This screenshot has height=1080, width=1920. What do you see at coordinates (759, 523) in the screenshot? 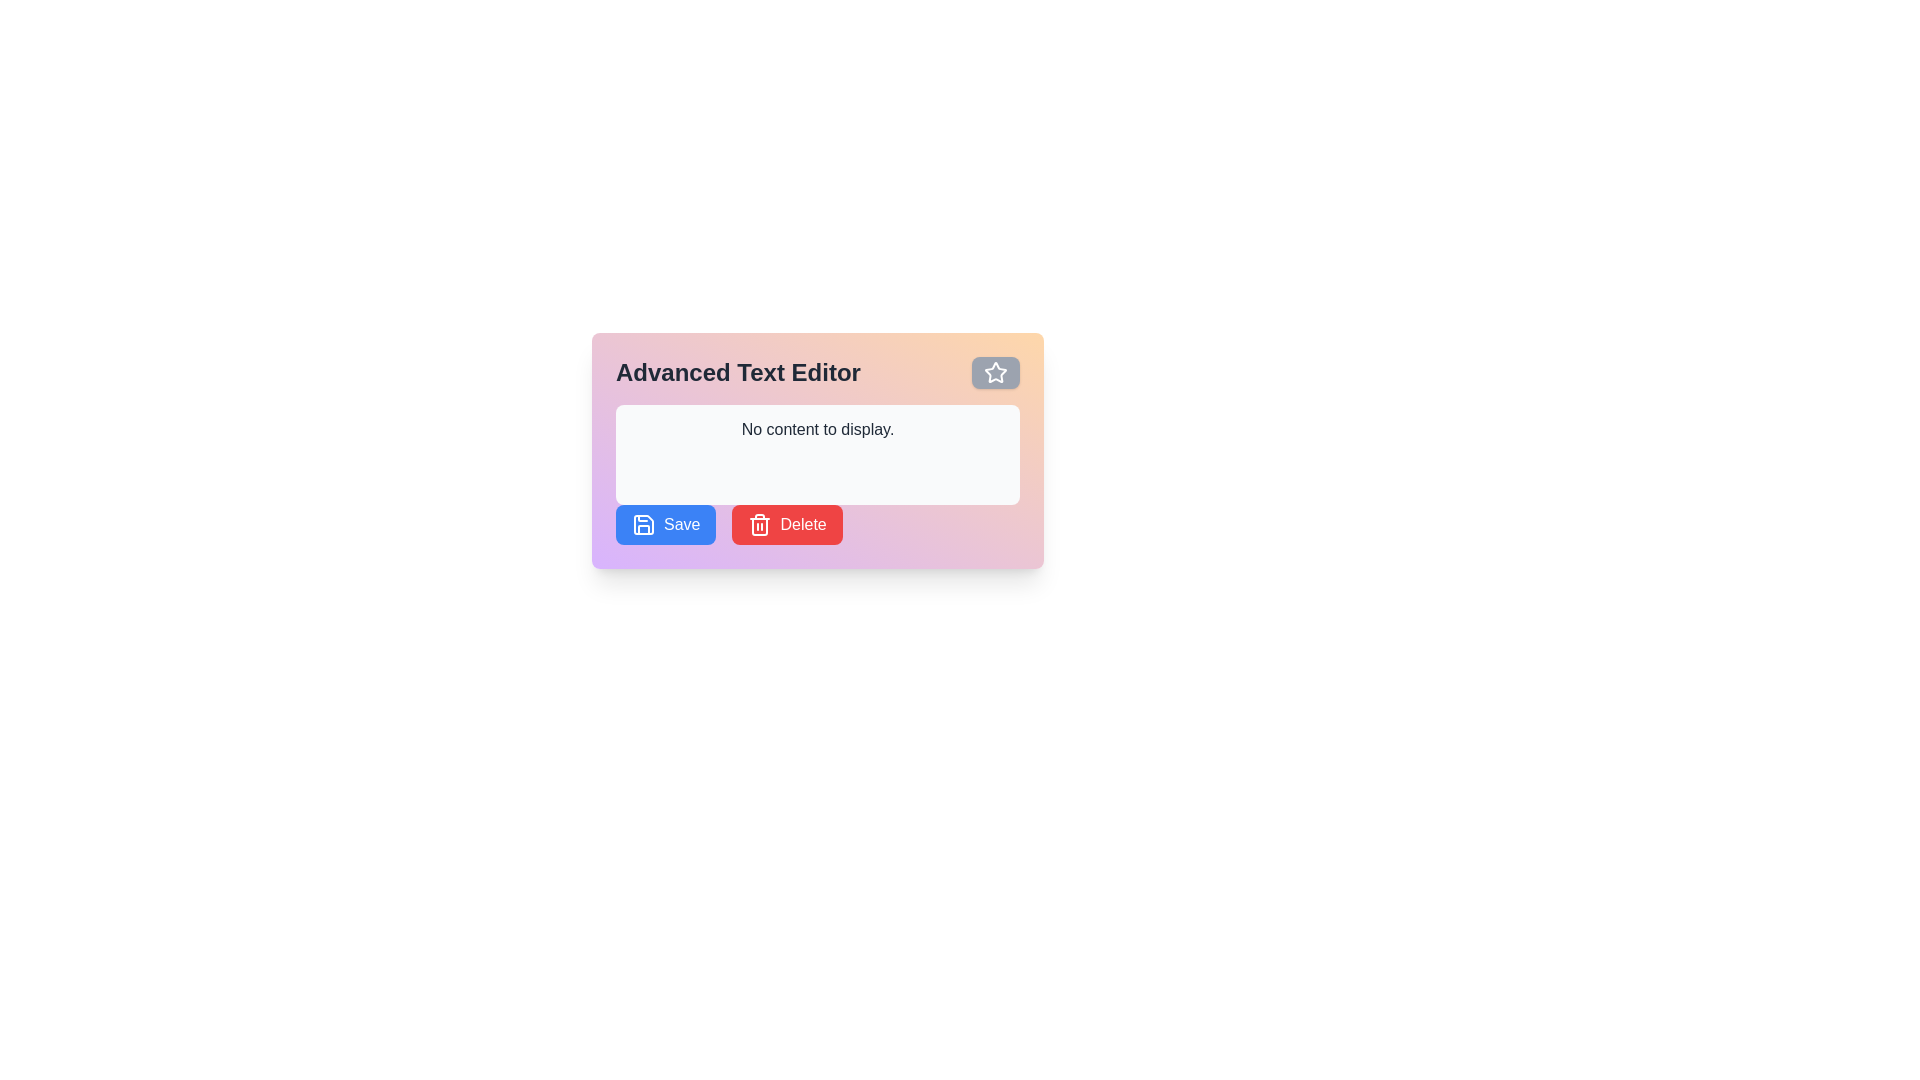
I see `the trash bin icon inside the 'Delete' button, which is located at the bottom right of the 'Advanced Text Editor' content card` at bounding box center [759, 523].